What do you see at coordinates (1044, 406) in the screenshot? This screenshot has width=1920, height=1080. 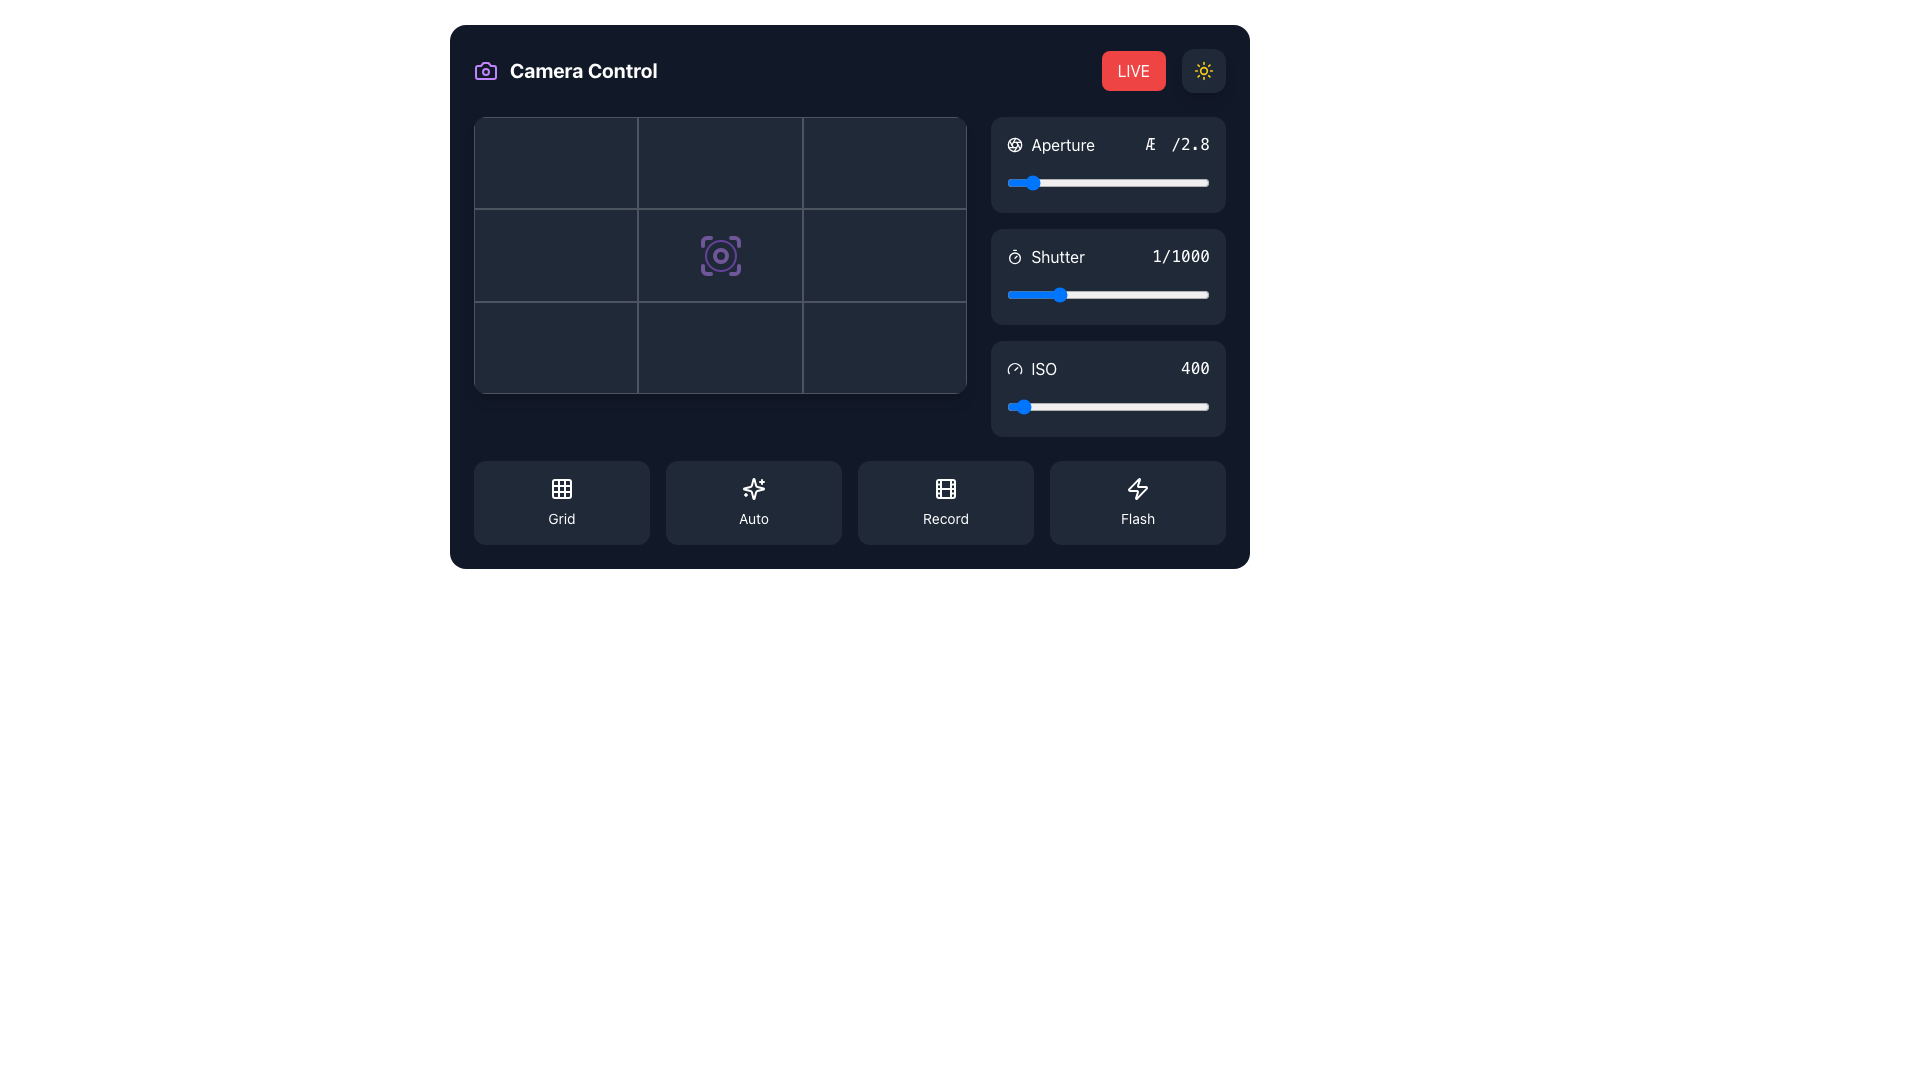 I see `ISO value` at bounding box center [1044, 406].